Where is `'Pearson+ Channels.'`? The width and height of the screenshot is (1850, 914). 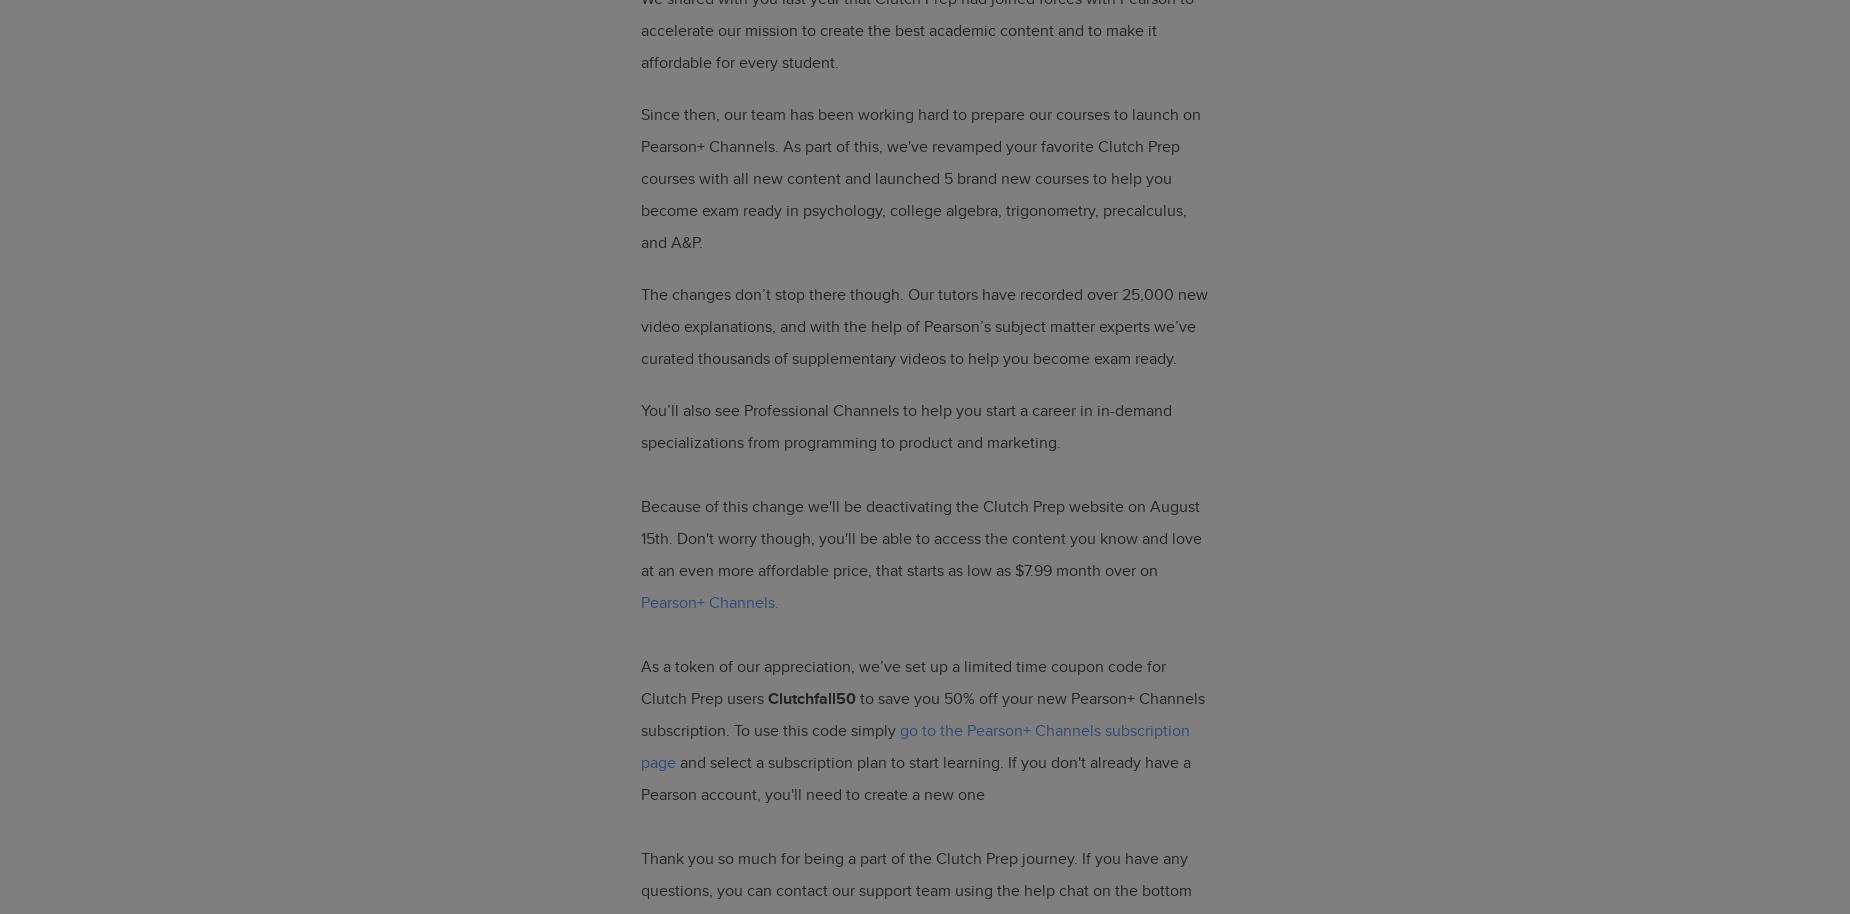 'Pearson+ Channels.' is located at coordinates (710, 601).